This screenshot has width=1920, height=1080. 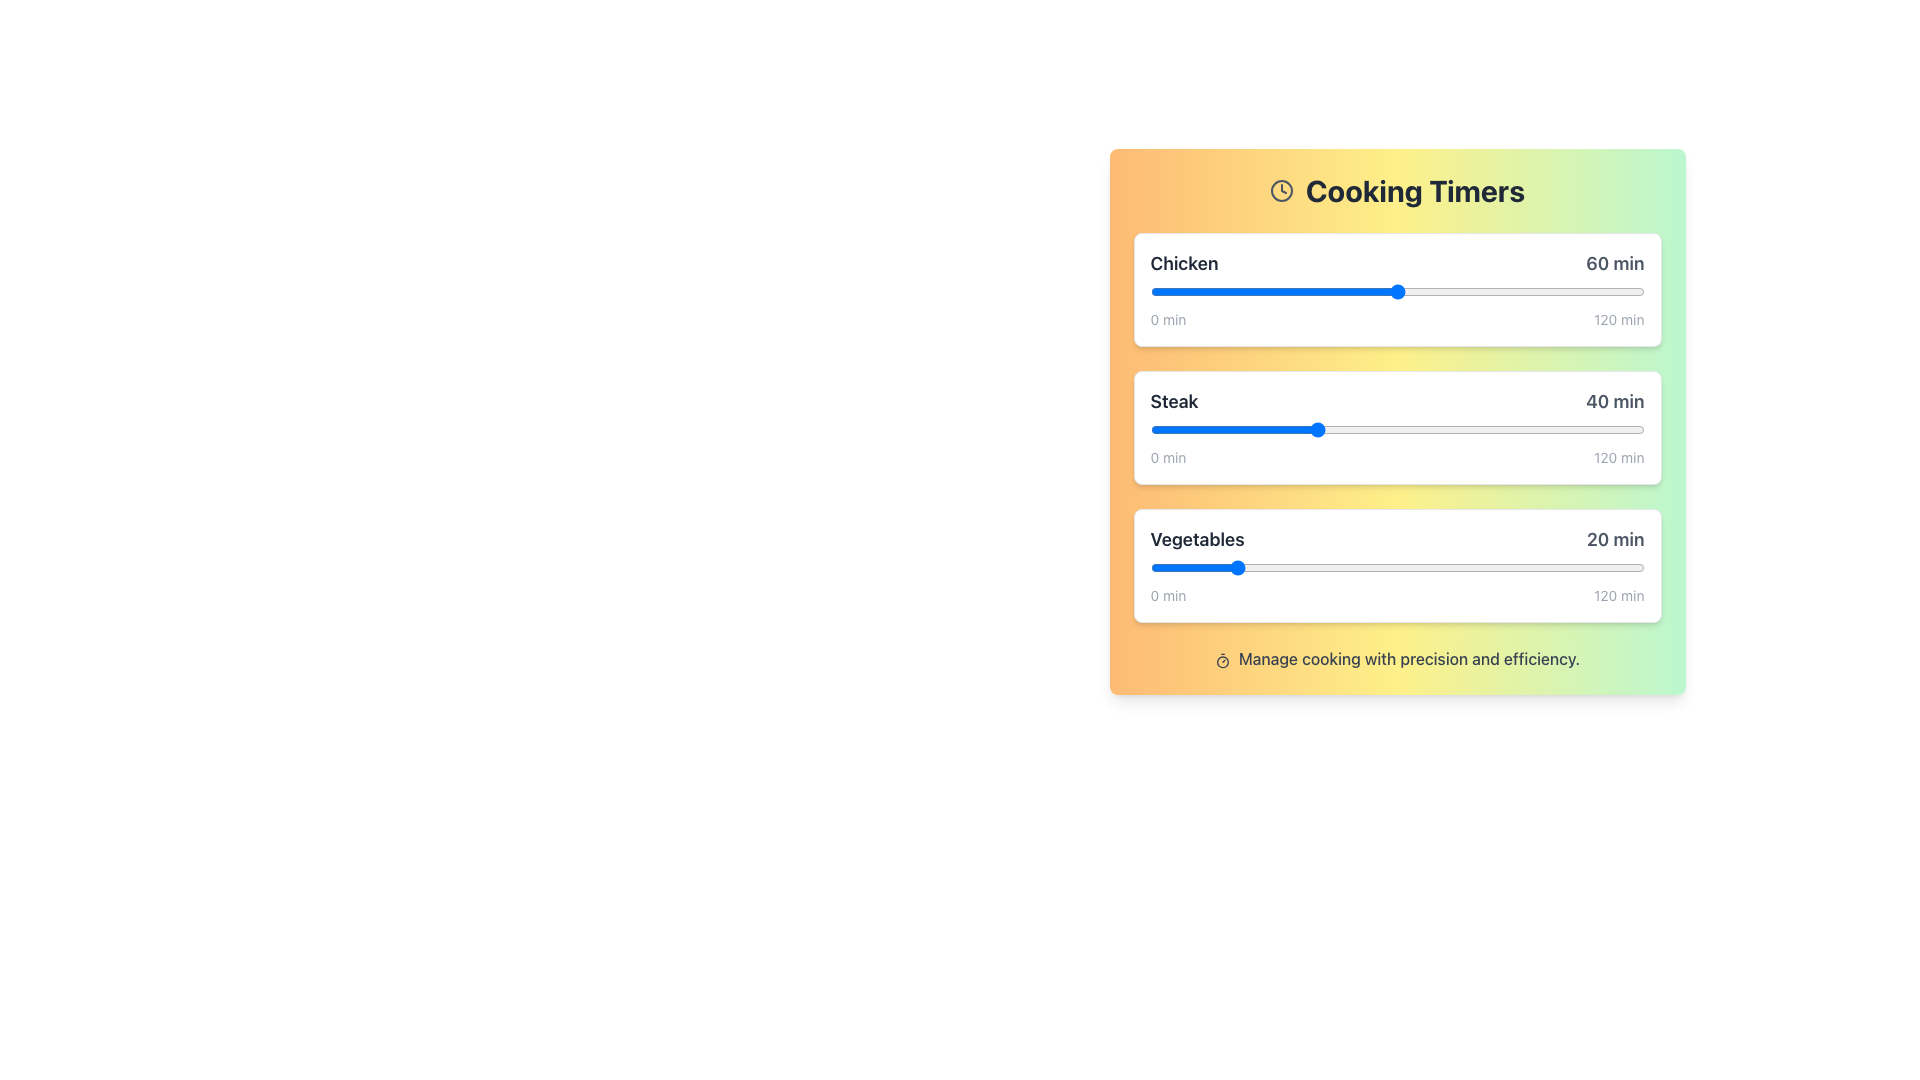 I want to click on the minimalist gray clock icon located to the left of the 'Cooking Timers' text in the top left area of the module, so click(x=1281, y=191).